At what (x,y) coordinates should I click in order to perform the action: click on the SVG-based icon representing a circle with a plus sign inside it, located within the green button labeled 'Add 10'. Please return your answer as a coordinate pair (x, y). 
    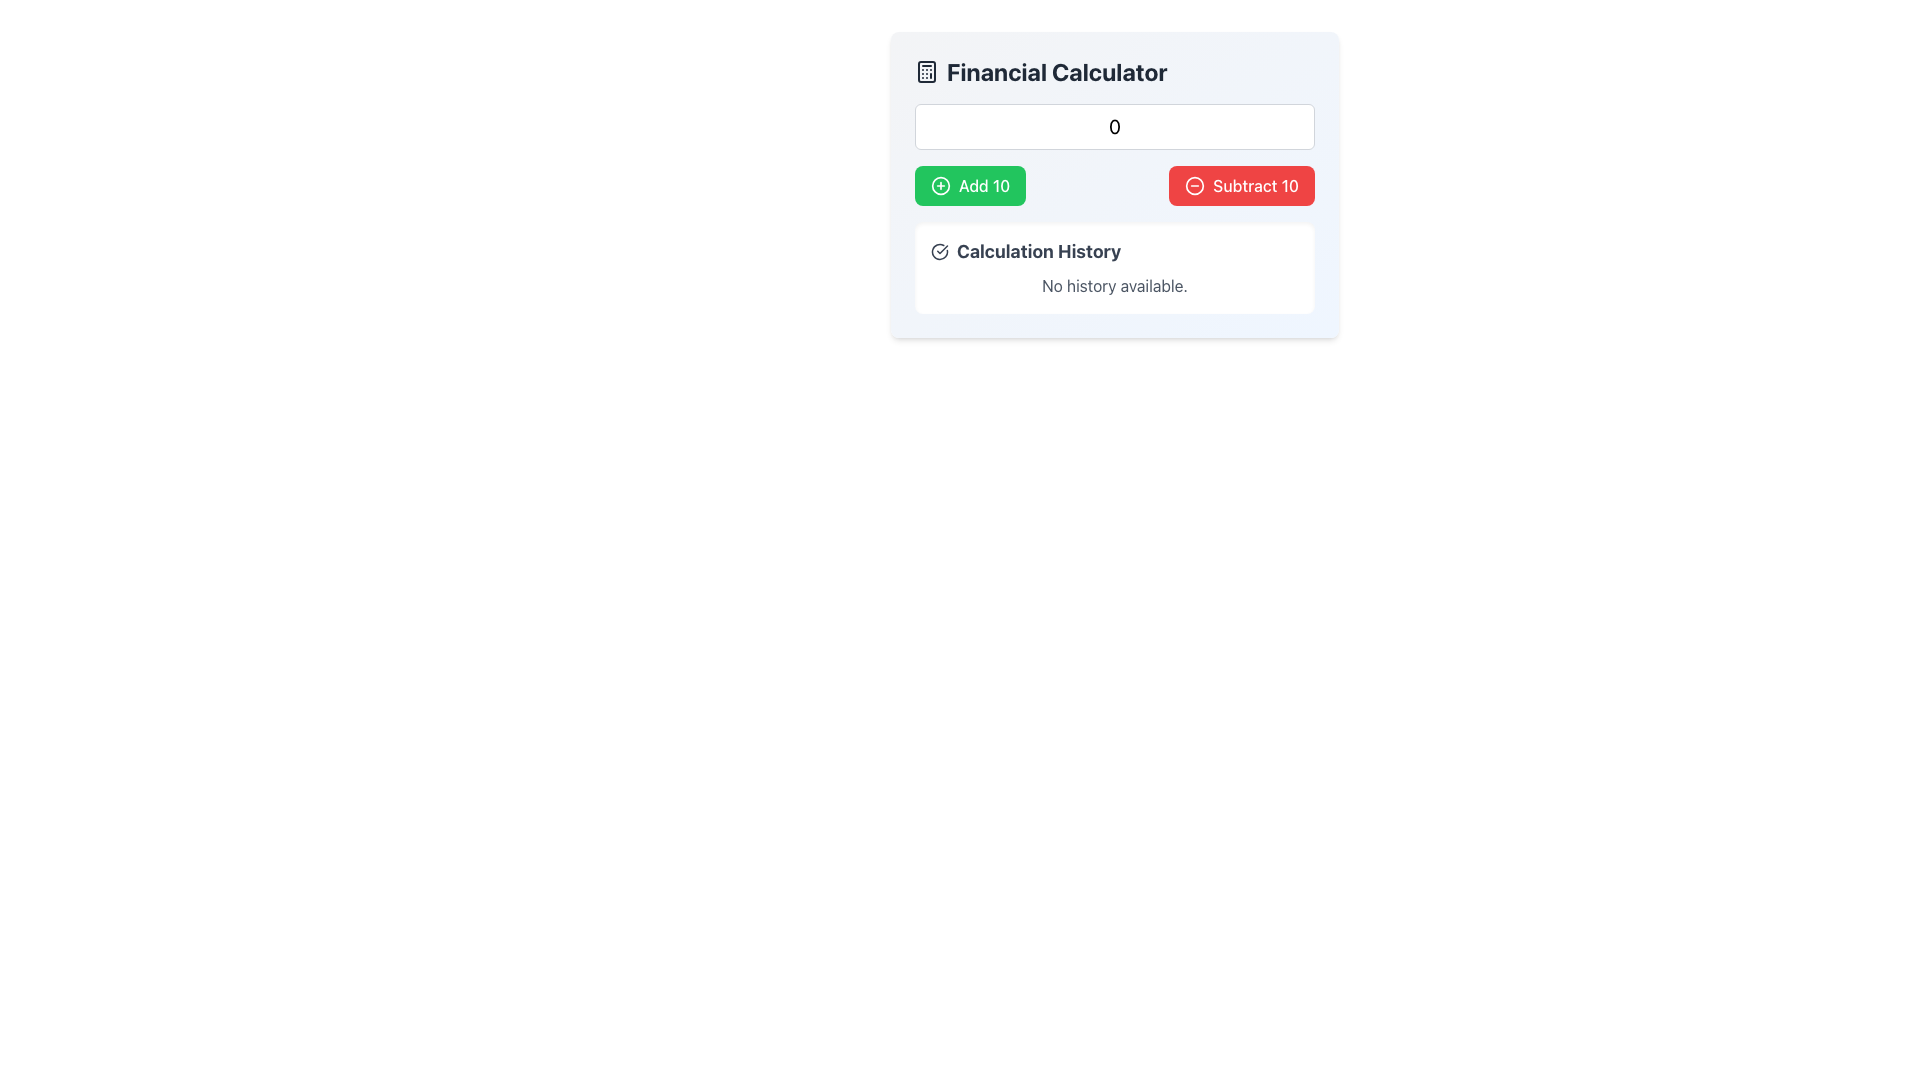
    Looking at the image, I should click on (939, 185).